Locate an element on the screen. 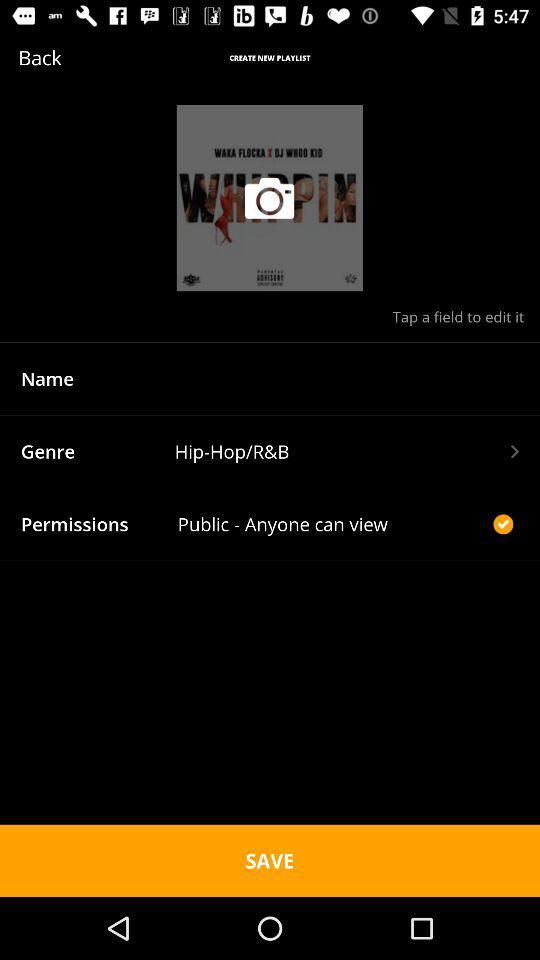  the hip hop r icon is located at coordinates (345, 451).